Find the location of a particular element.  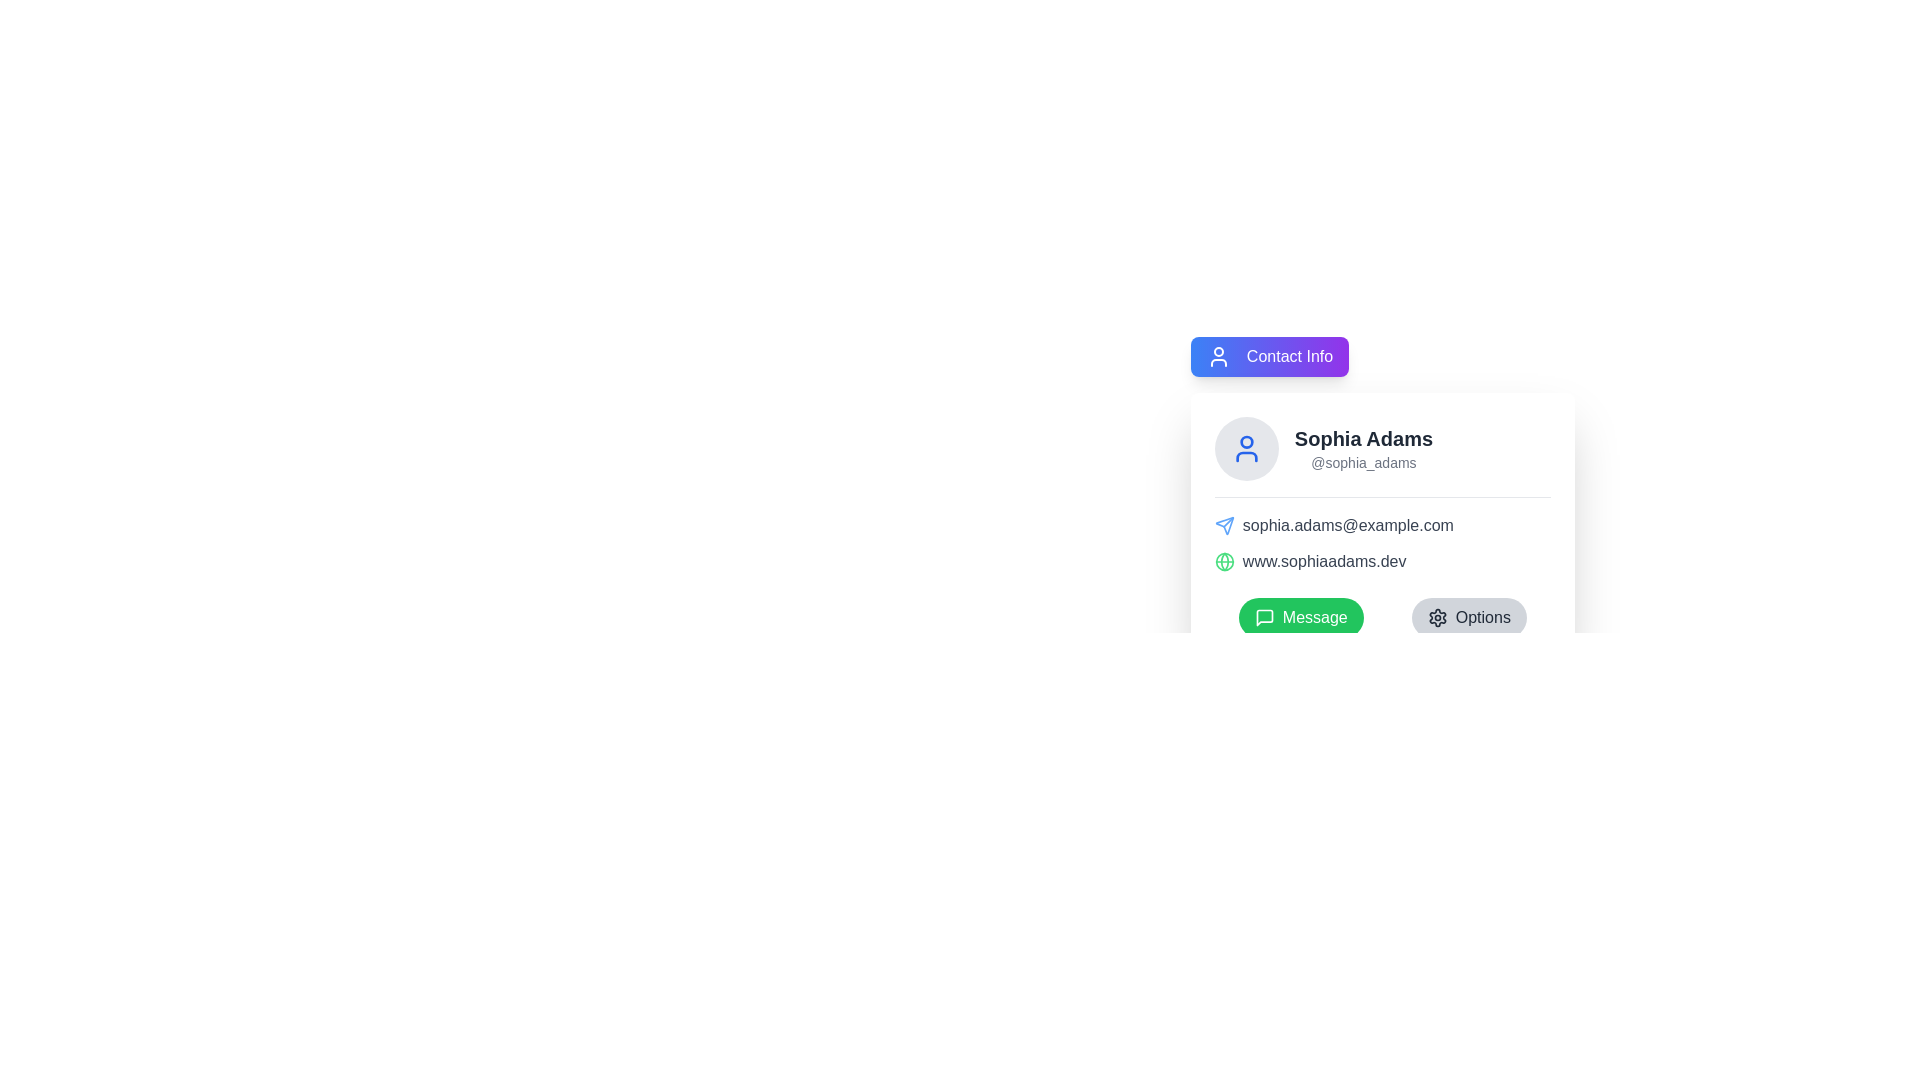

the globe SVG icon located to the left of the text 'www.sophiaadams.dev' is located at coordinates (1223, 562).